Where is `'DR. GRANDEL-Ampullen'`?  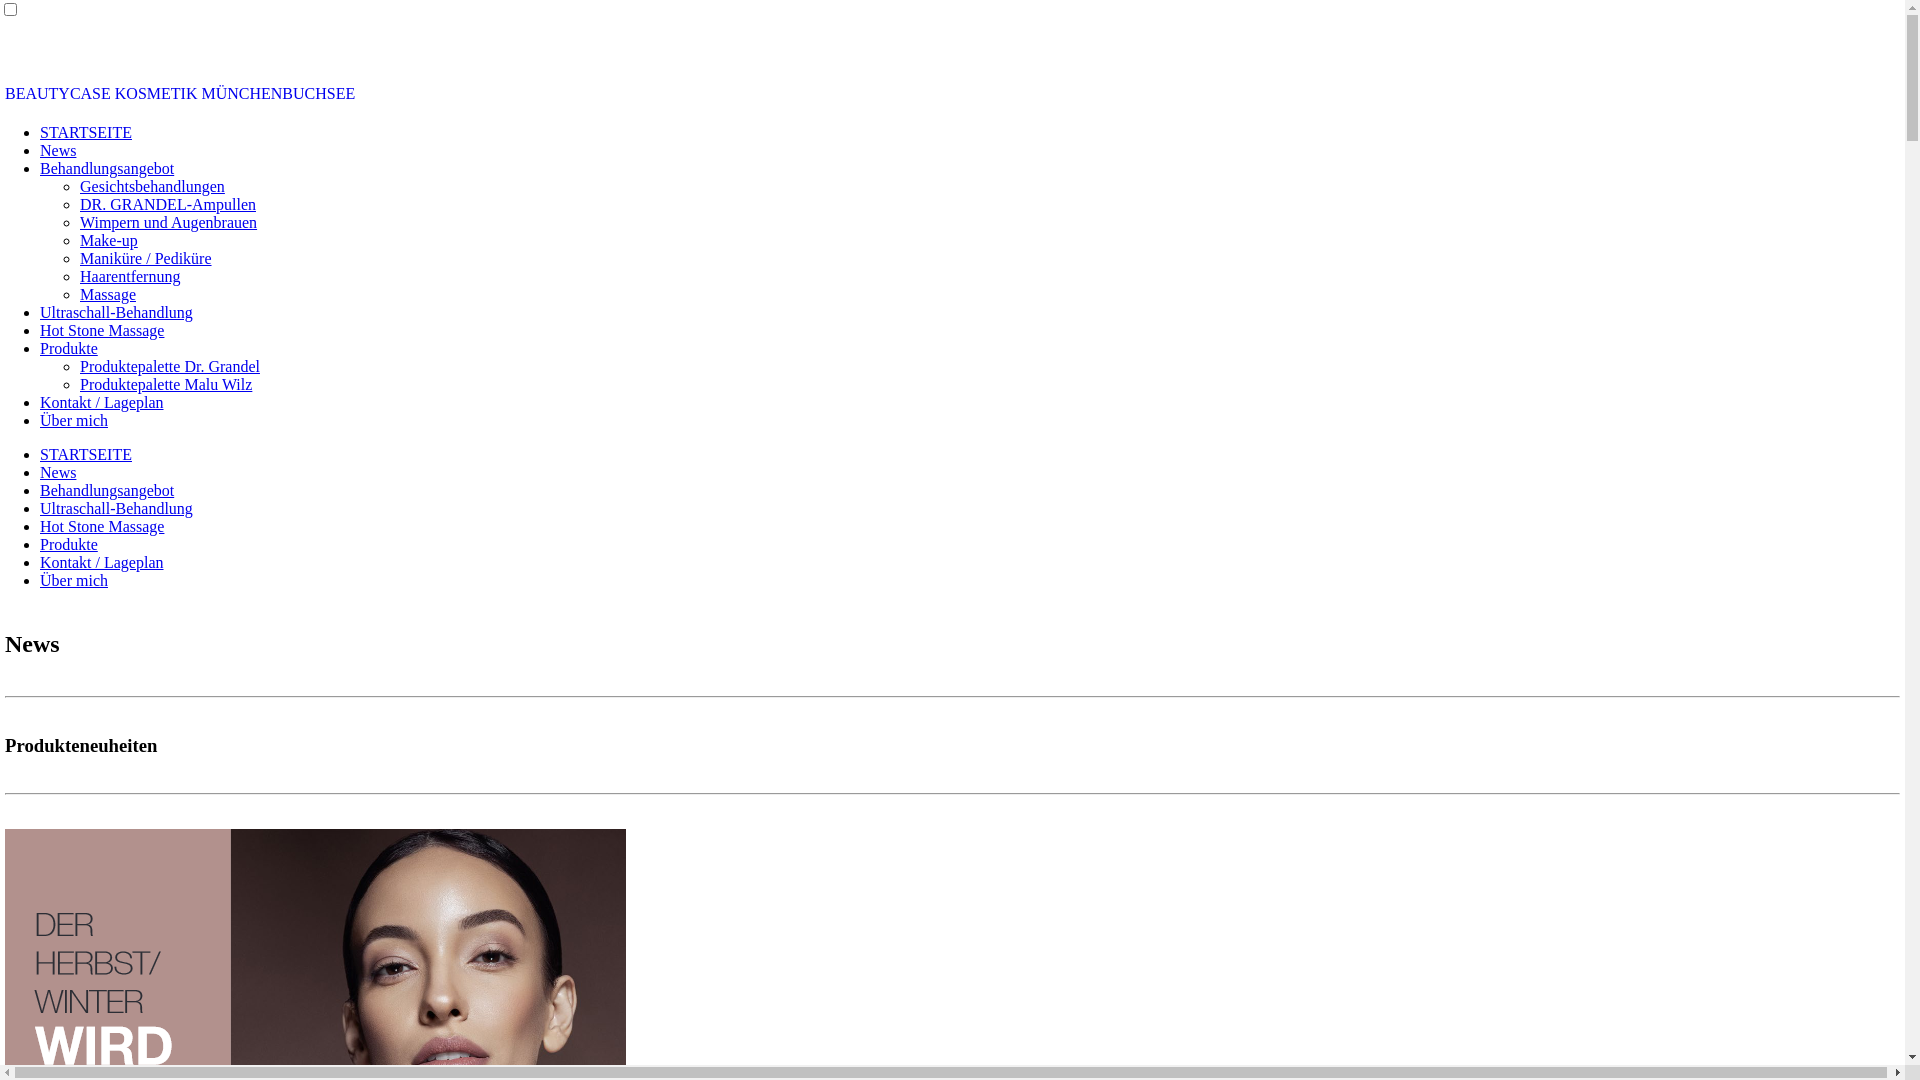
'DR. GRANDEL-Ampullen' is located at coordinates (168, 204).